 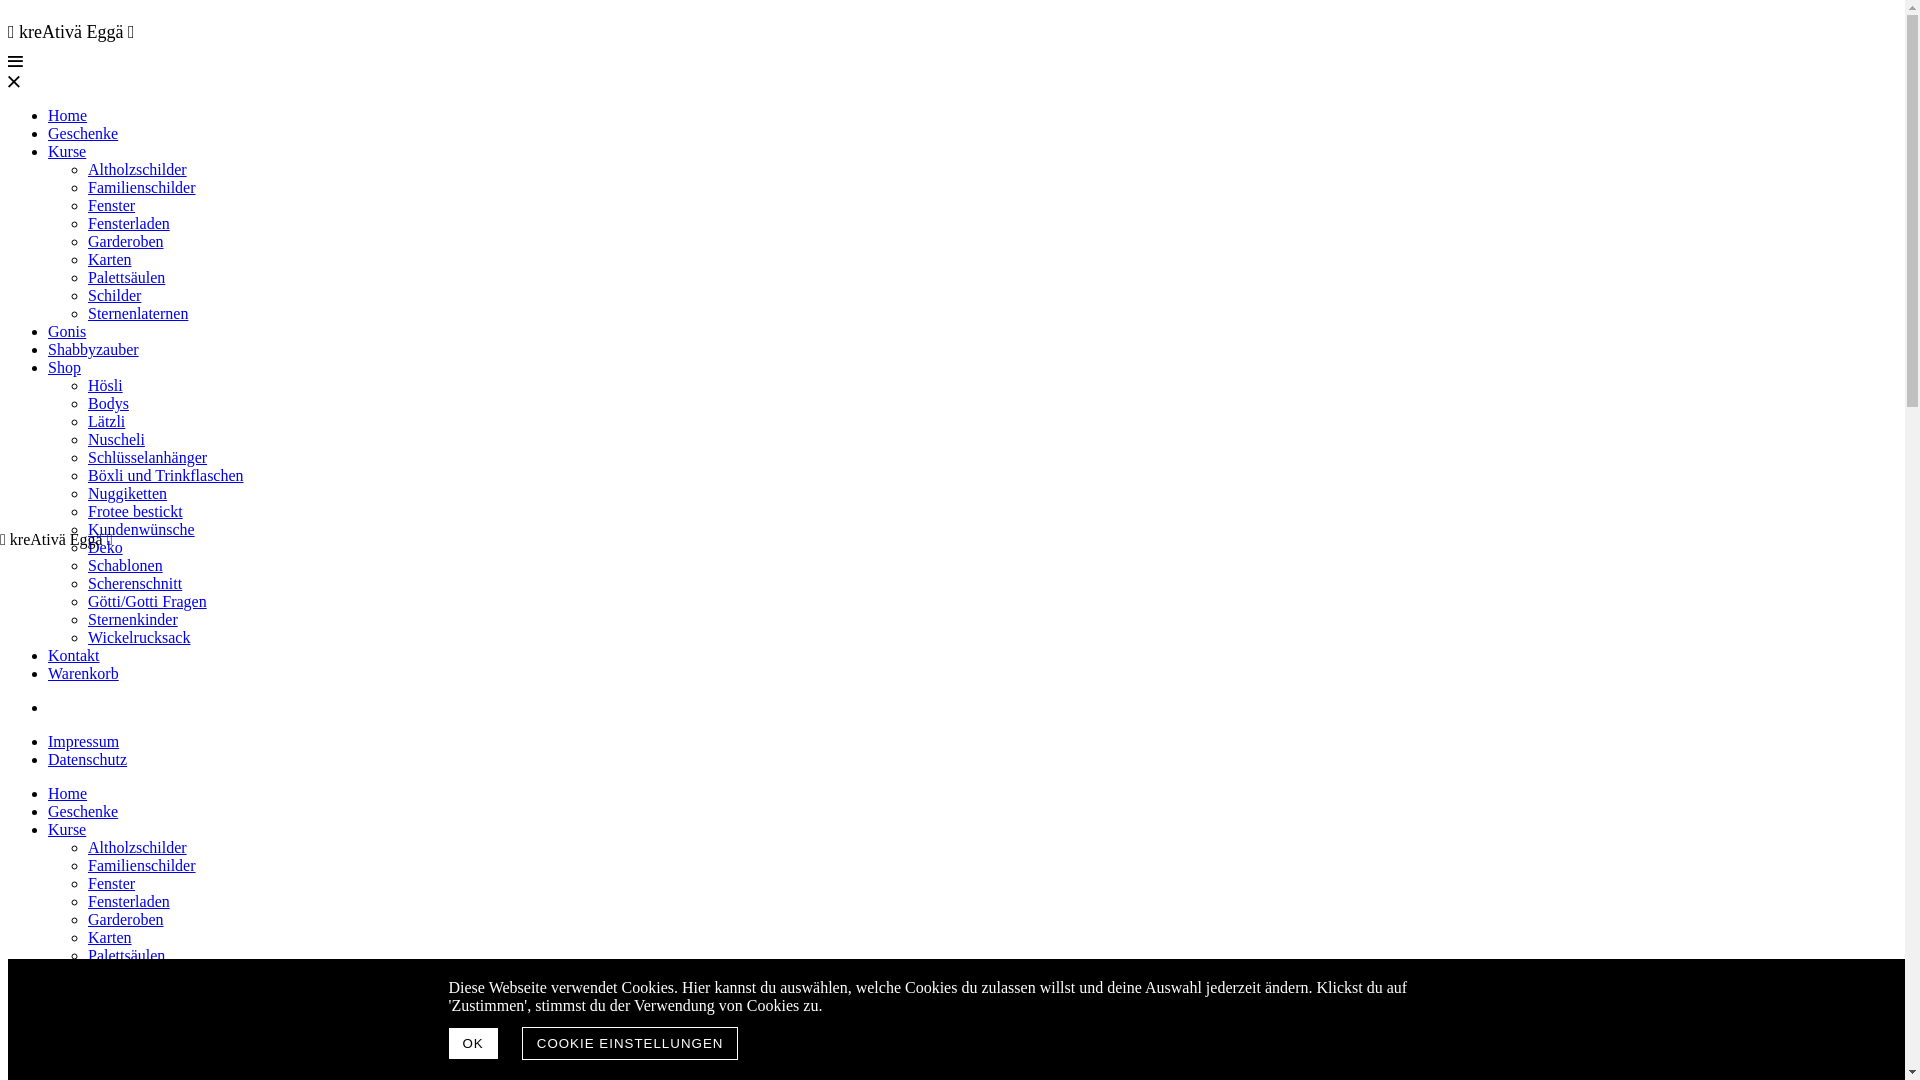 What do you see at coordinates (86, 759) in the screenshot?
I see `'Datenschutz'` at bounding box center [86, 759].